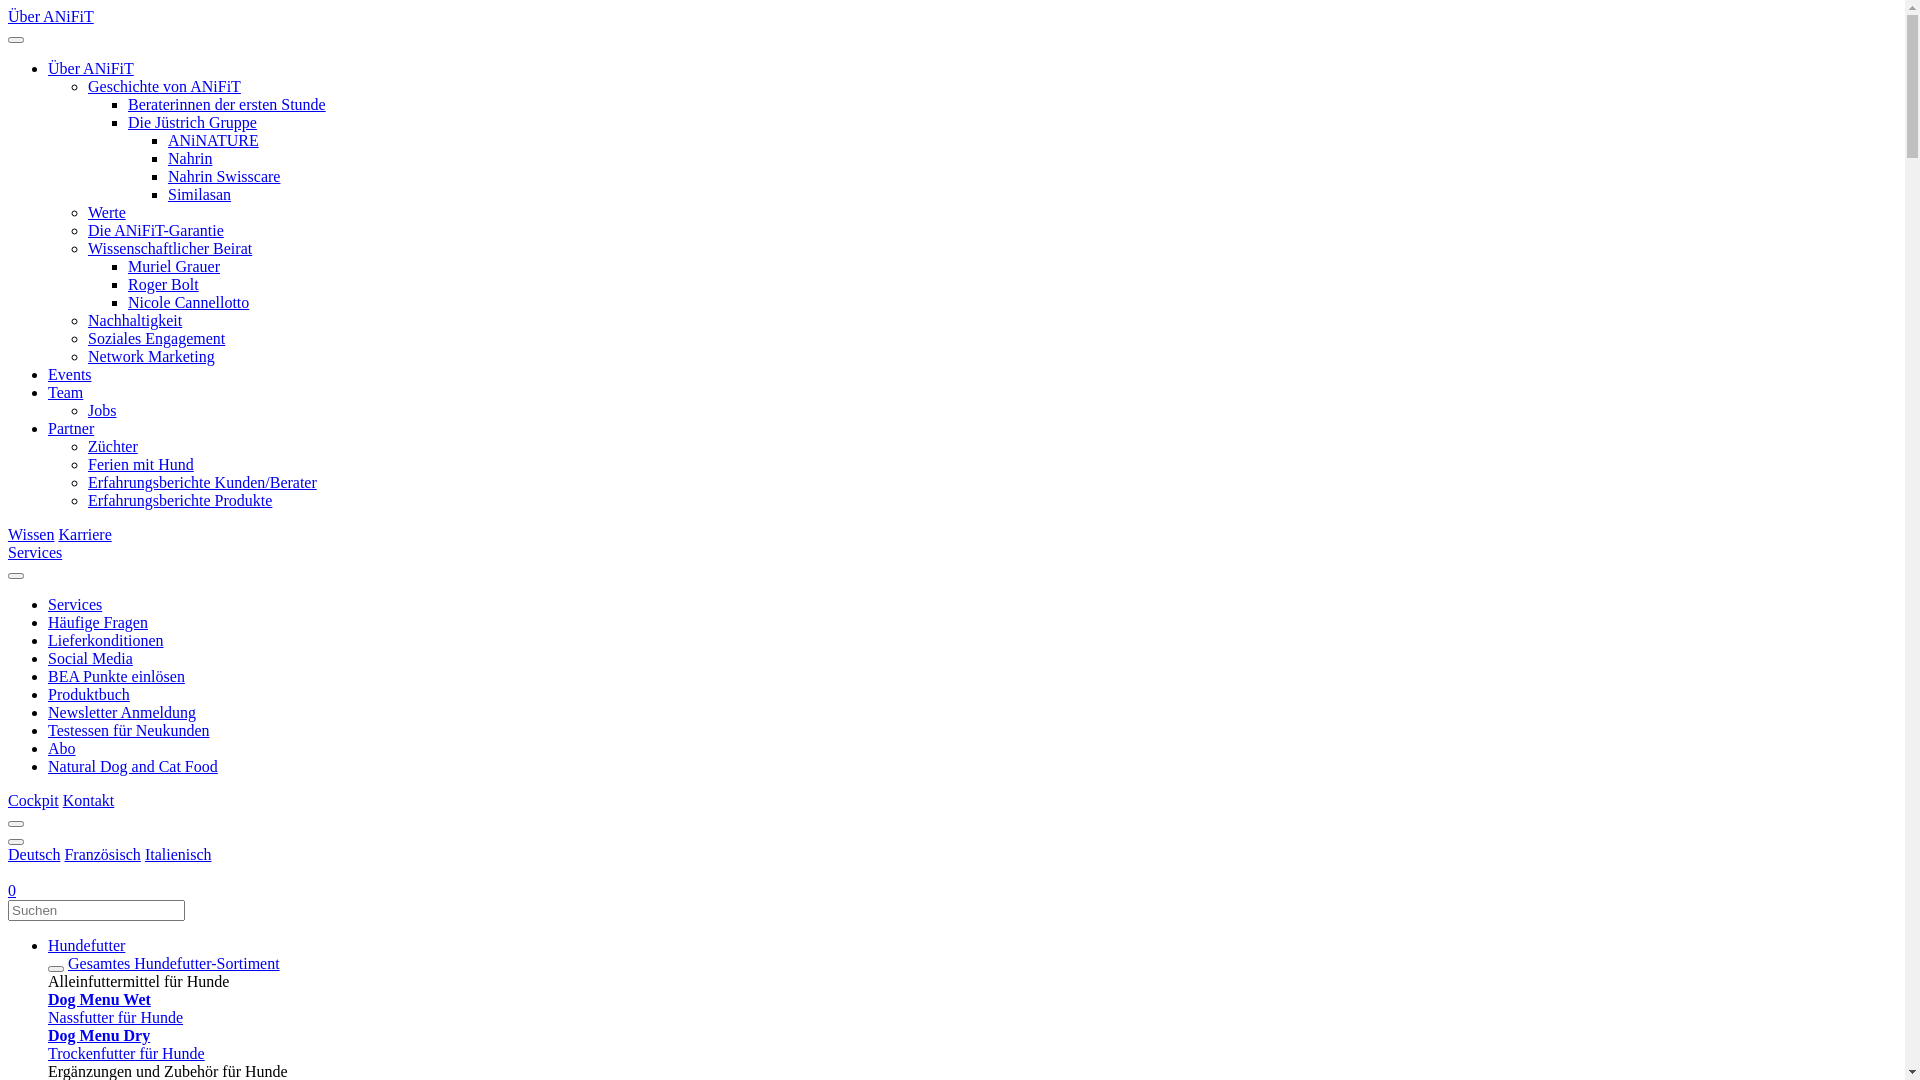  What do you see at coordinates (155, 337) in the screenshot?
I see `'Soziales Engagement'` at bounding box center [155, 337].